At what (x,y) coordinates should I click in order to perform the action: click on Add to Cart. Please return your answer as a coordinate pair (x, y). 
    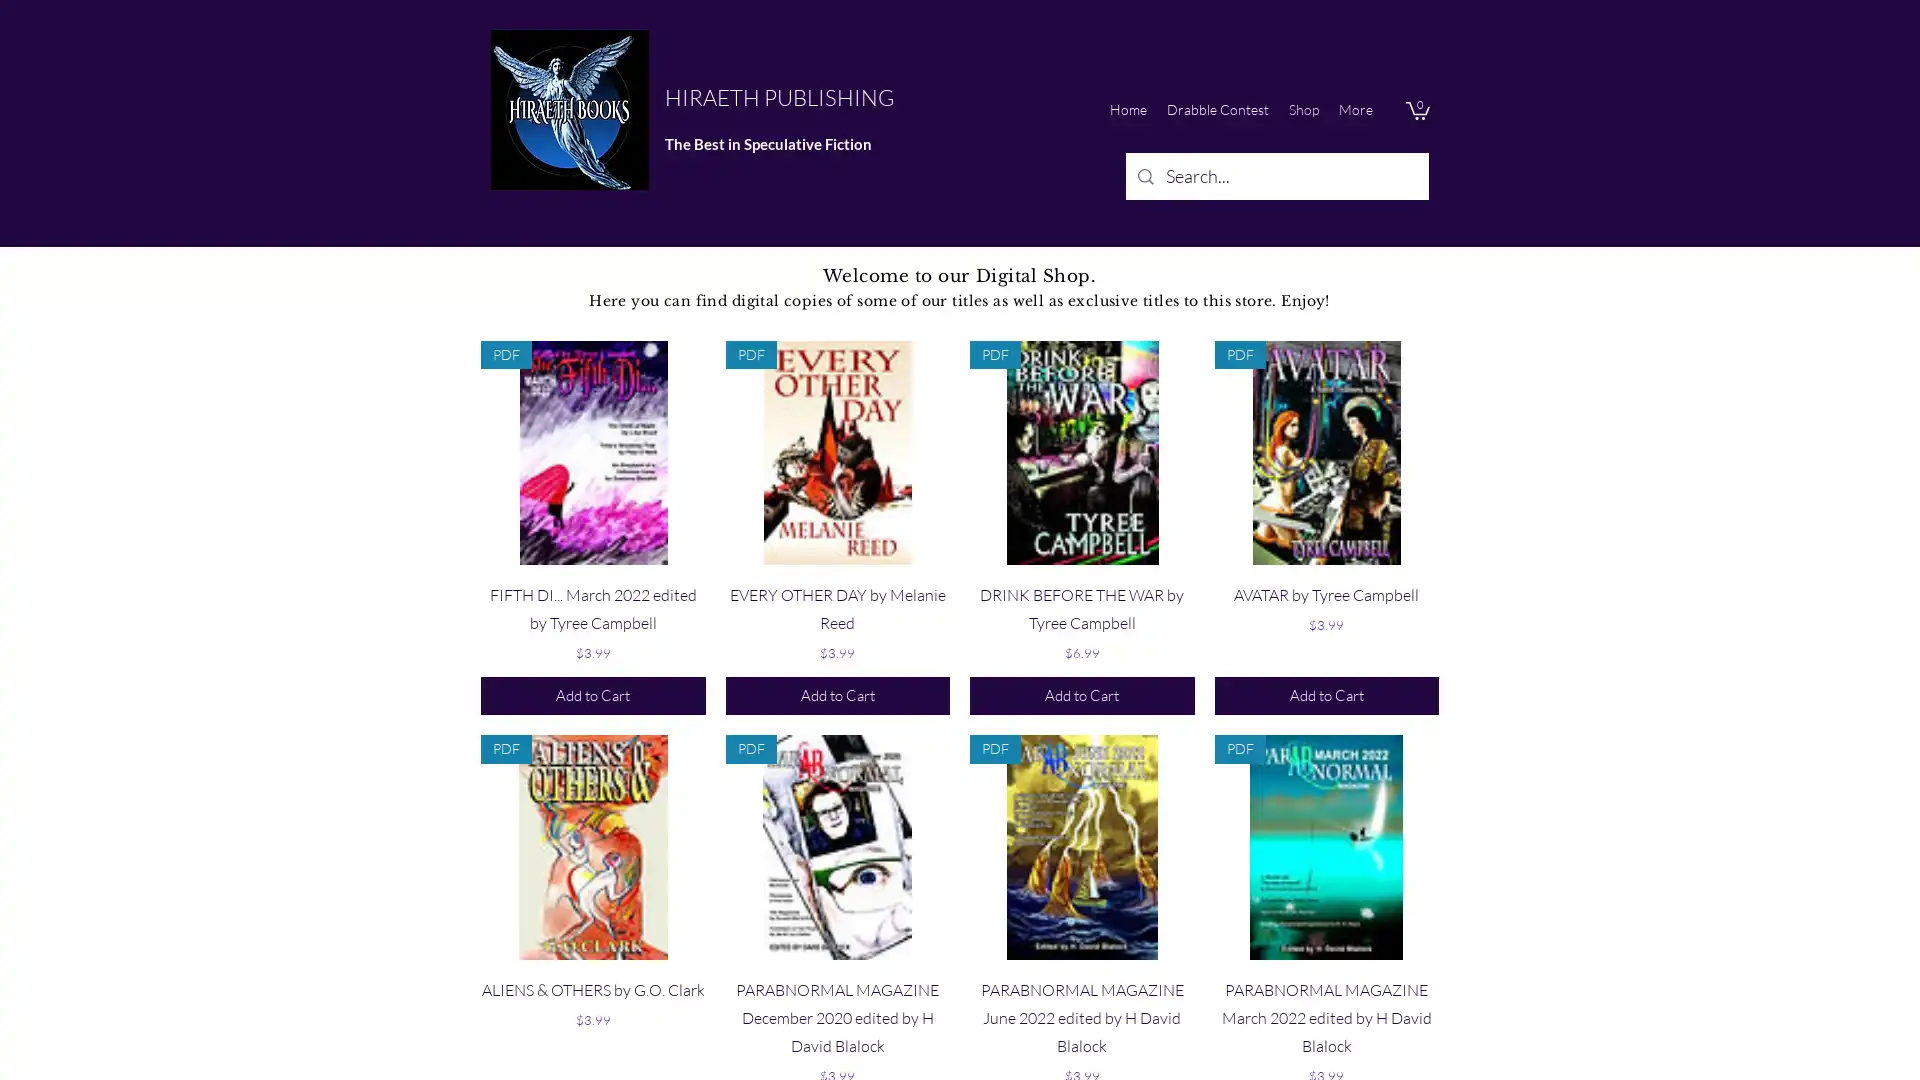
    Looking at the image, I should click on (1080, 694).